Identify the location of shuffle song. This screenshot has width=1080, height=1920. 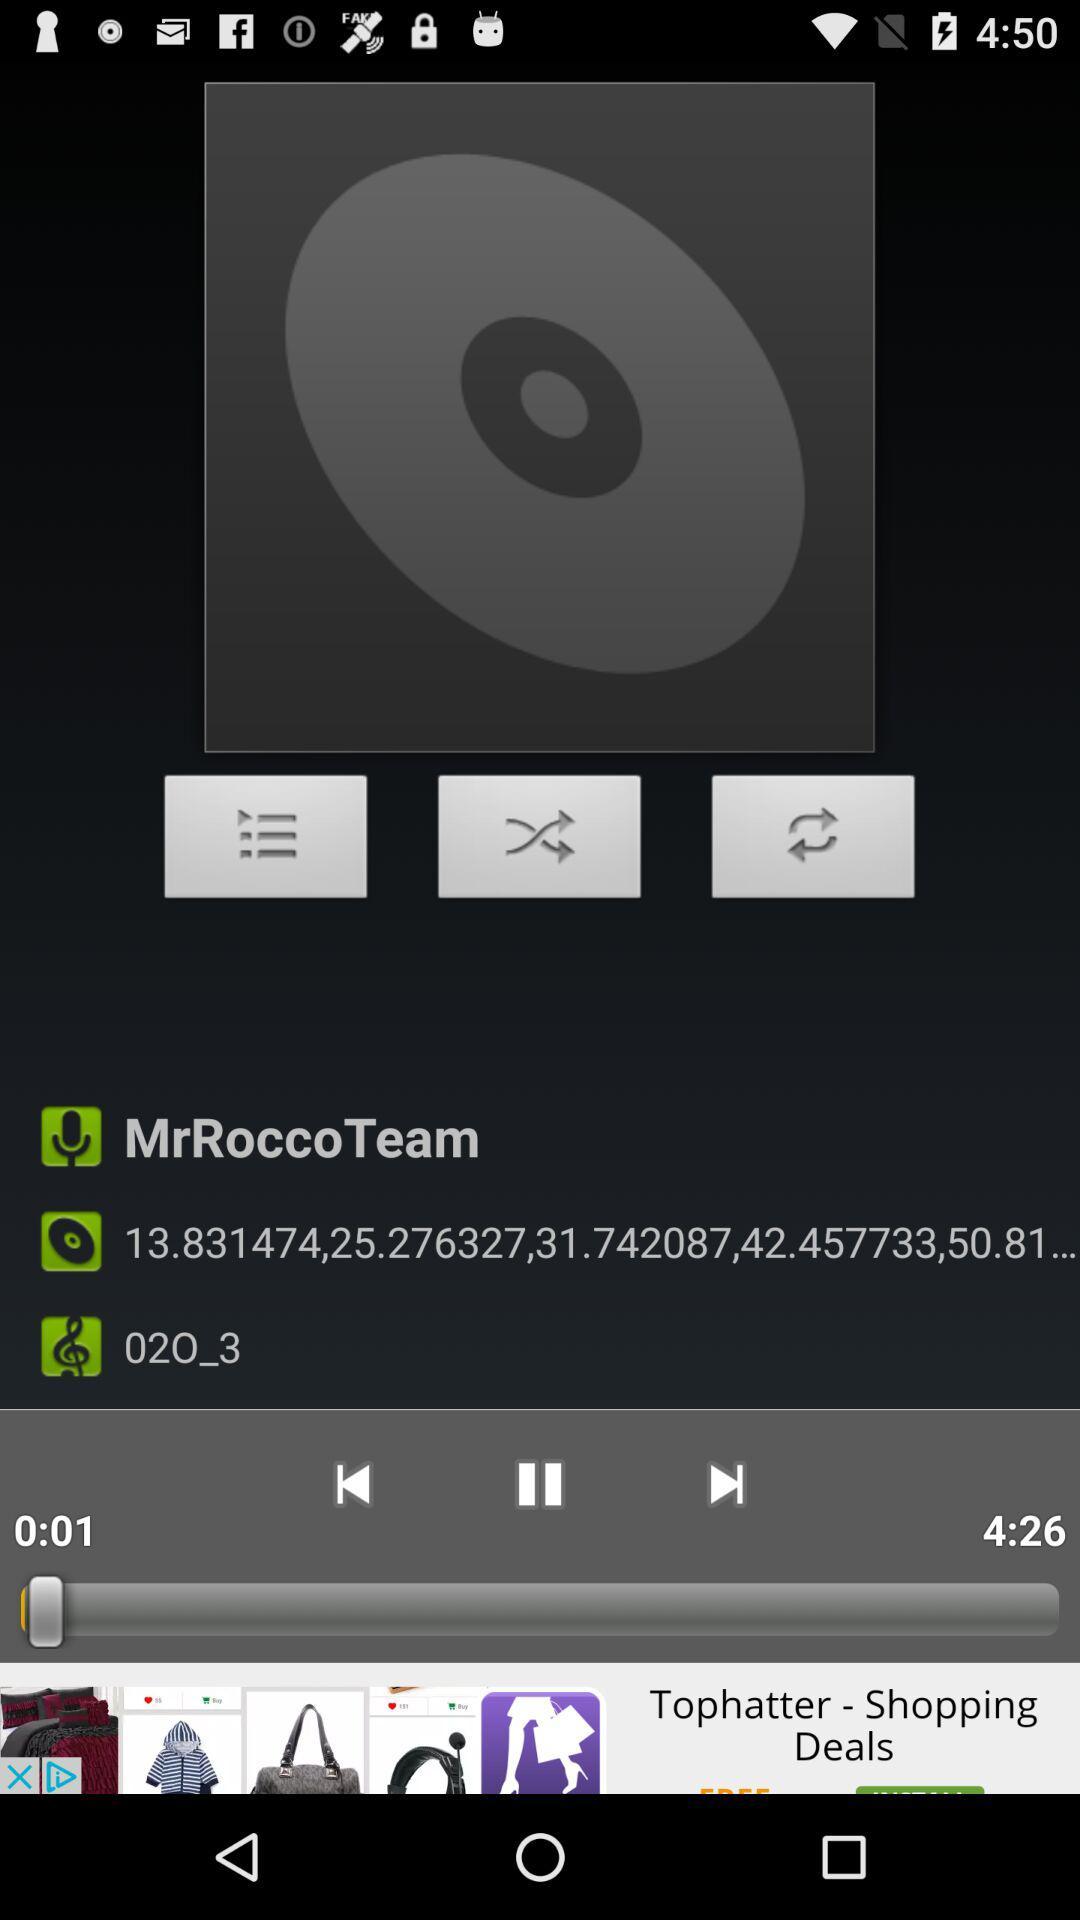
(540, 842).